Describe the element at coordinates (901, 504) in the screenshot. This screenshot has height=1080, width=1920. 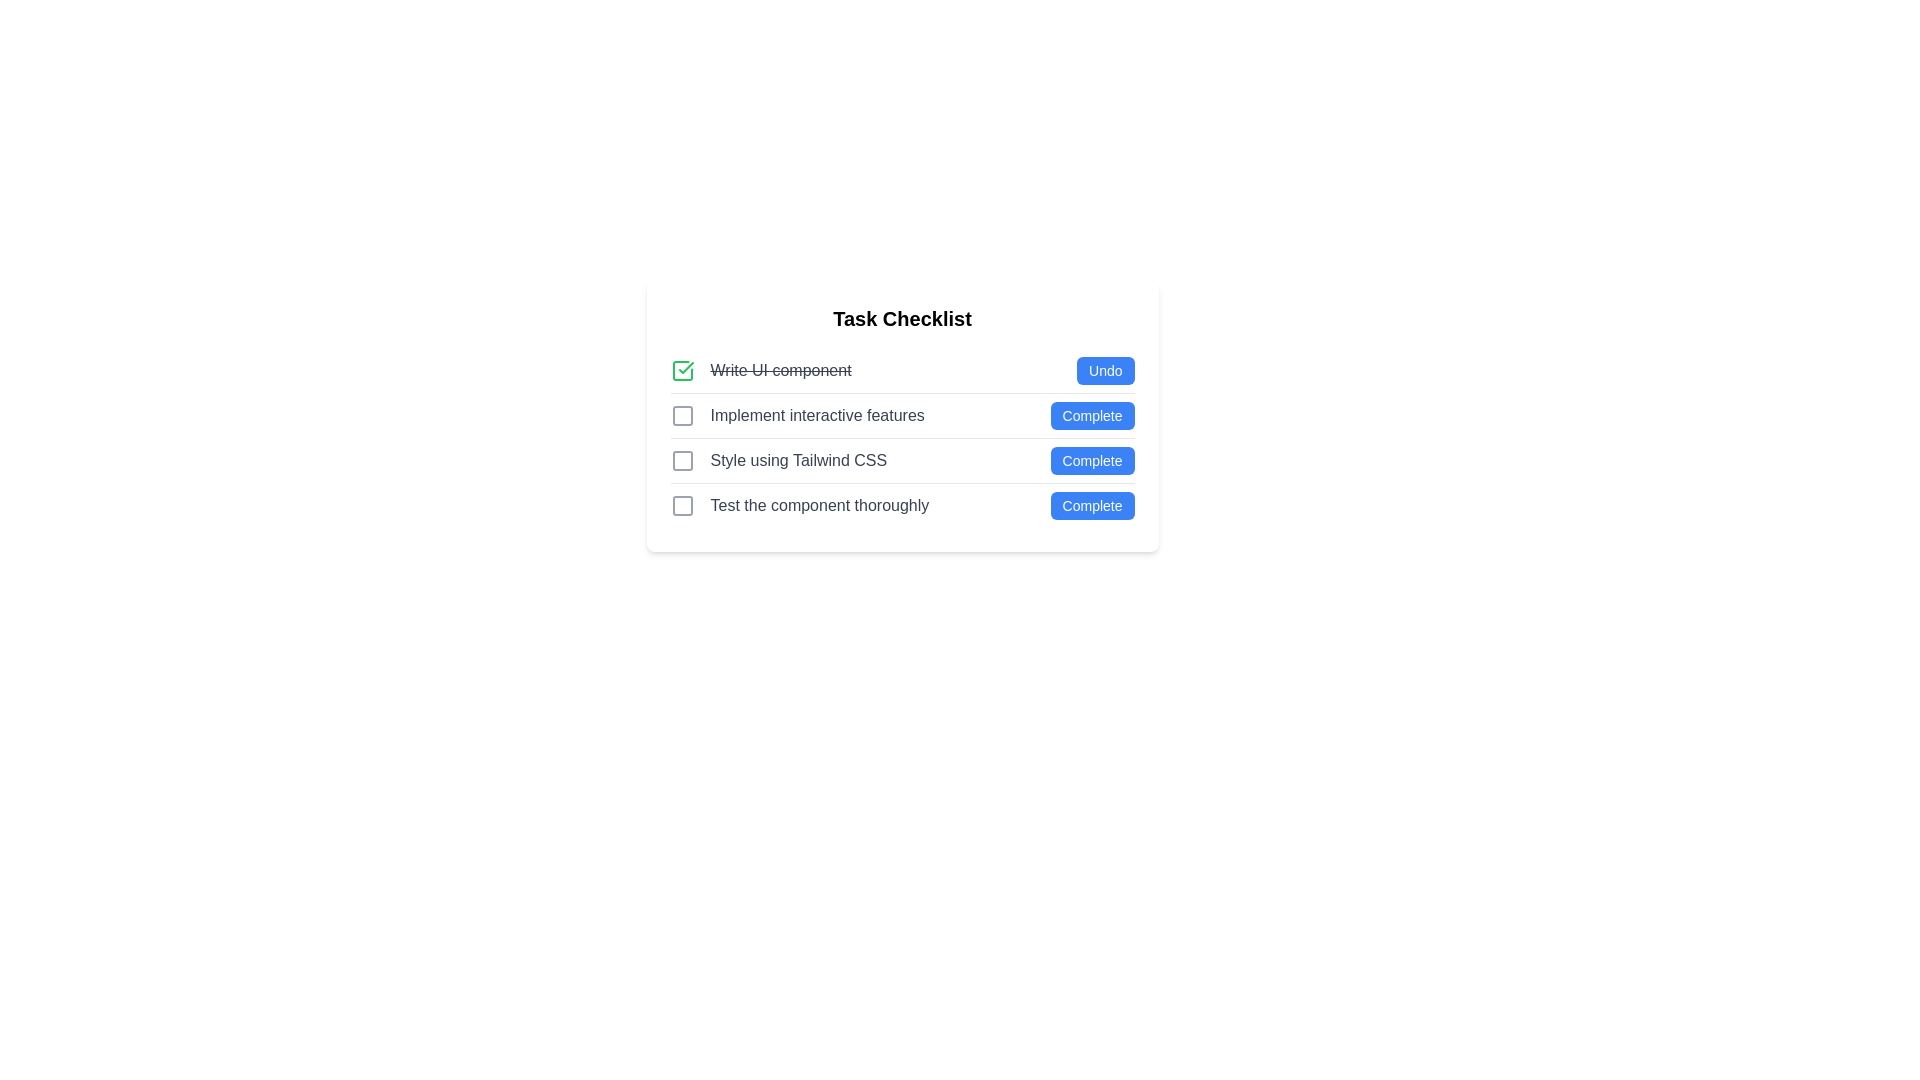
I see `the 'Complete' button on the fourth list item of the task checklist, which is styled with a checkbox and descriptive text 'Test the component thoroughly'` at that location.